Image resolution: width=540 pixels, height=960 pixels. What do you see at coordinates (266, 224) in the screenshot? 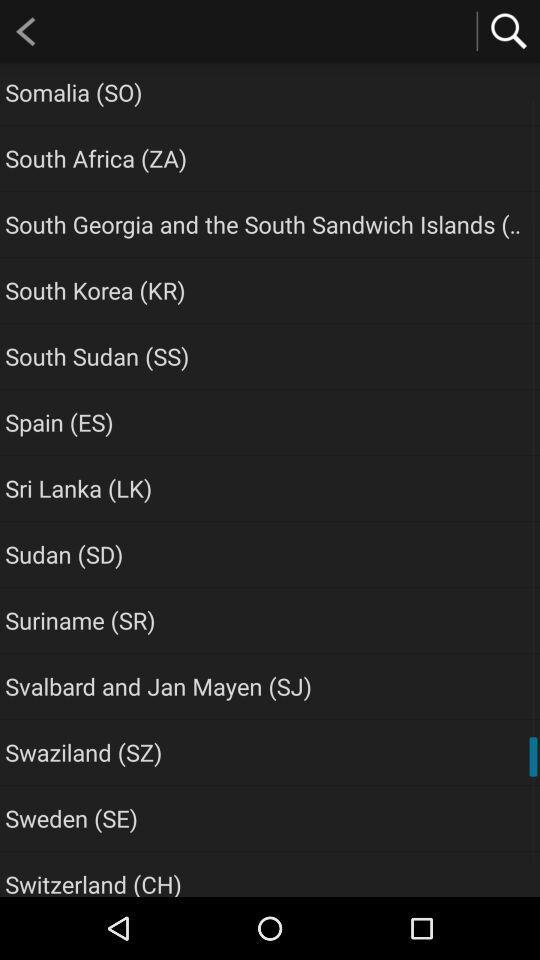
I see `the app above the south korea (kr) app` at bounding box center [266, 224].